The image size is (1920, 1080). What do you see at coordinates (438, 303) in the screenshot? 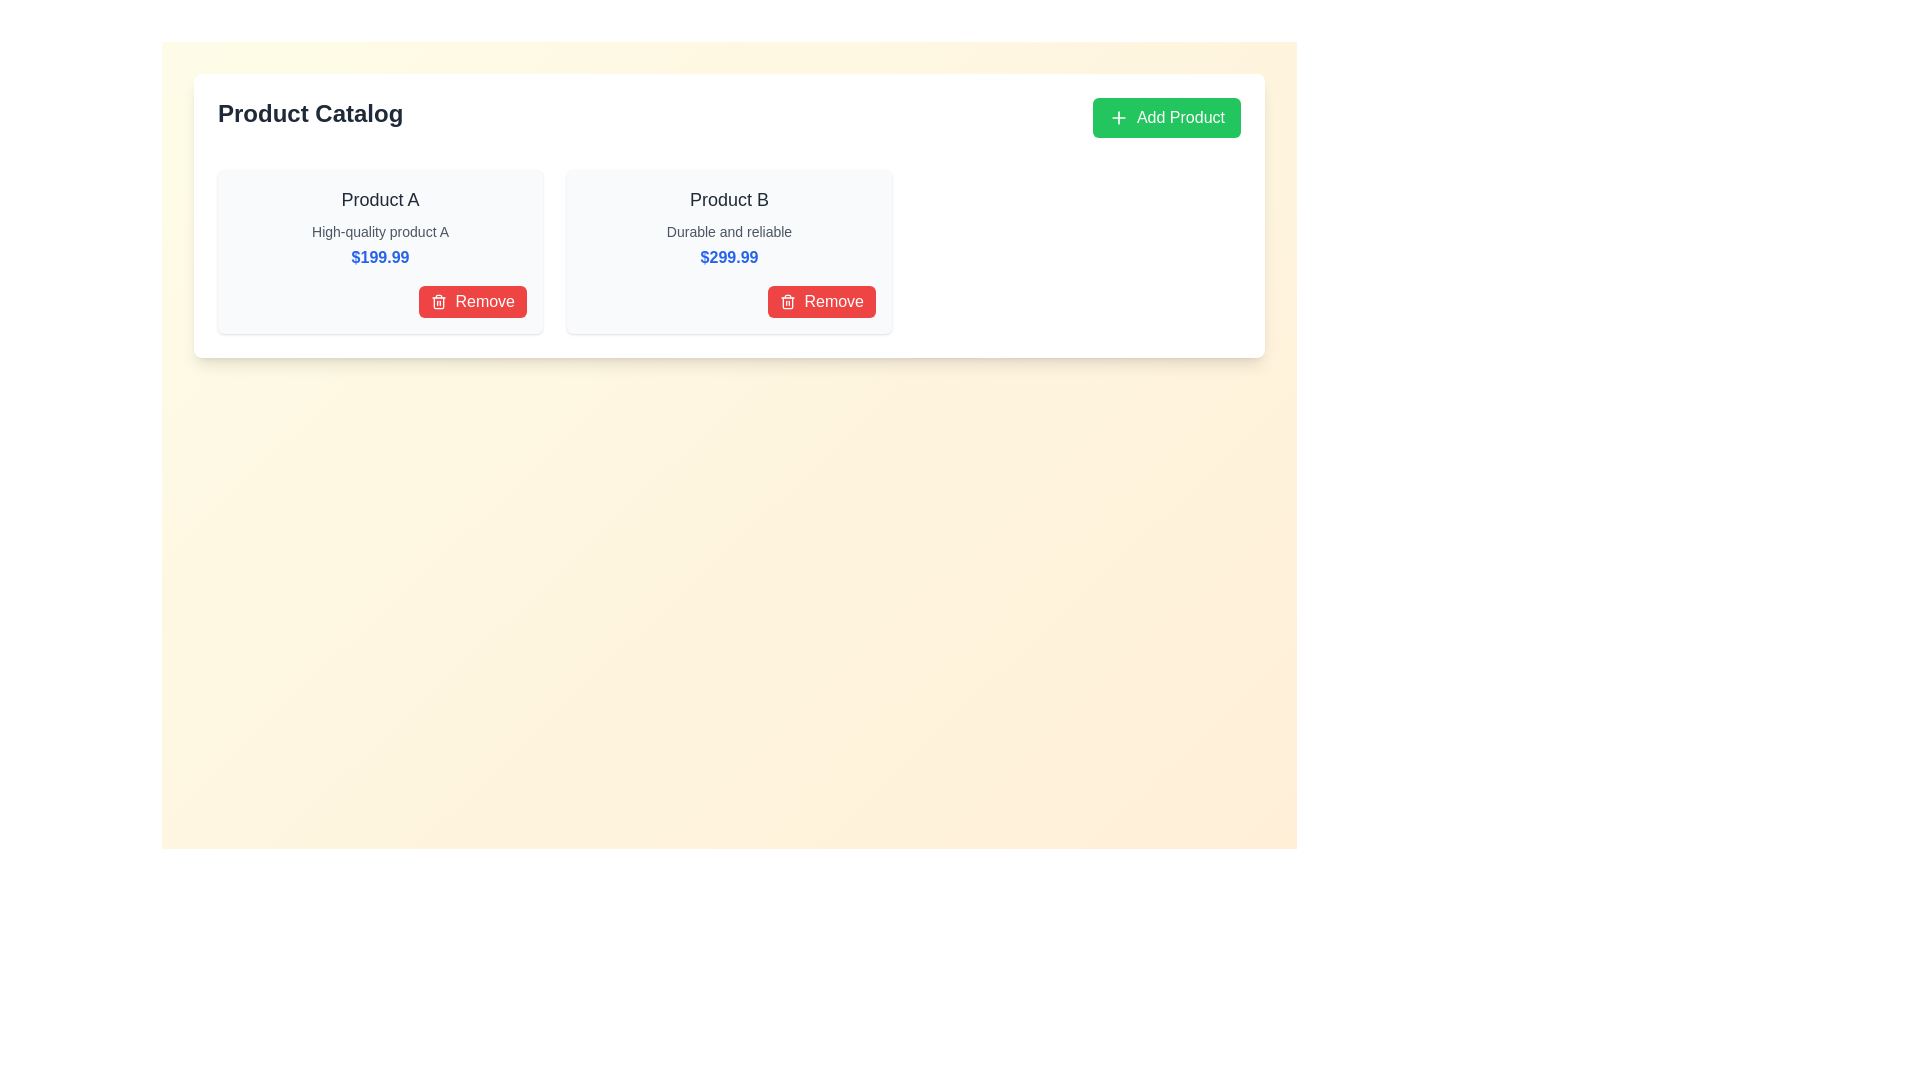
I see `the trash icon located within the 'Remove' button below the 'Product B' card, which visually represents a delete action` at bounding box center [438, 303].